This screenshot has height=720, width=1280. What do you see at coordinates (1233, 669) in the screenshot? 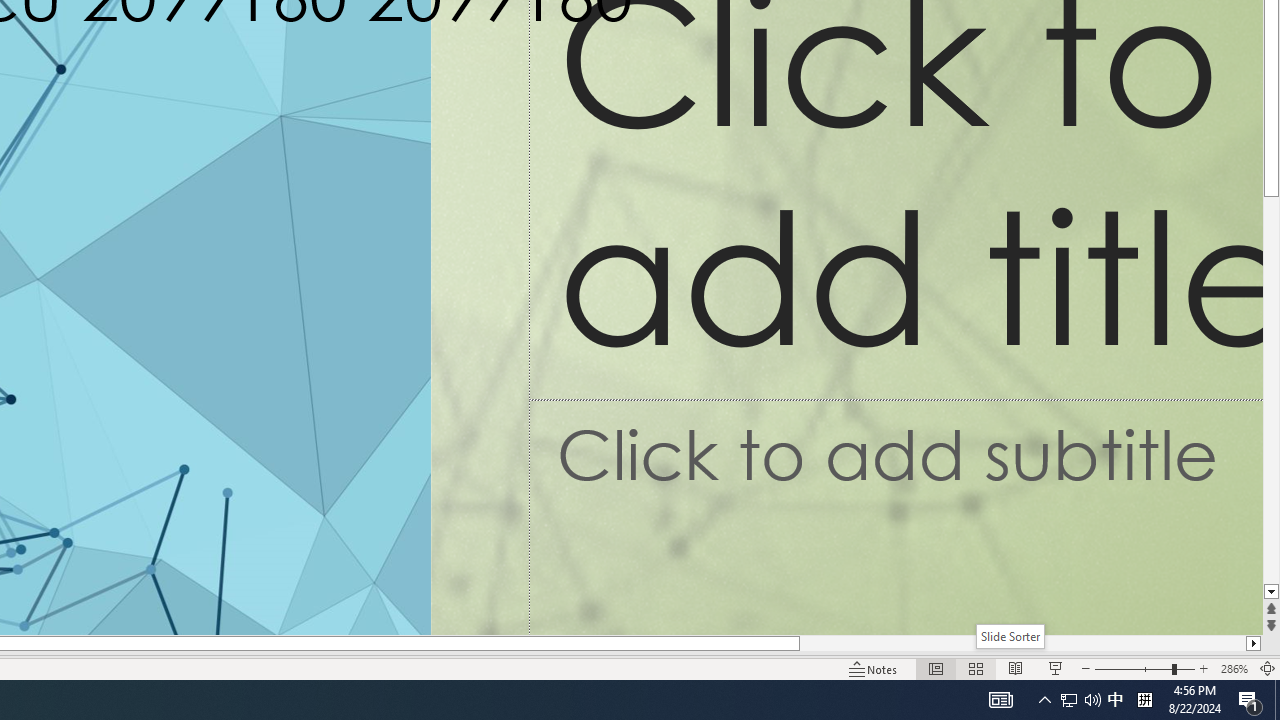
I see `'Zoom 286%'` at bounding box center [1233, 669].